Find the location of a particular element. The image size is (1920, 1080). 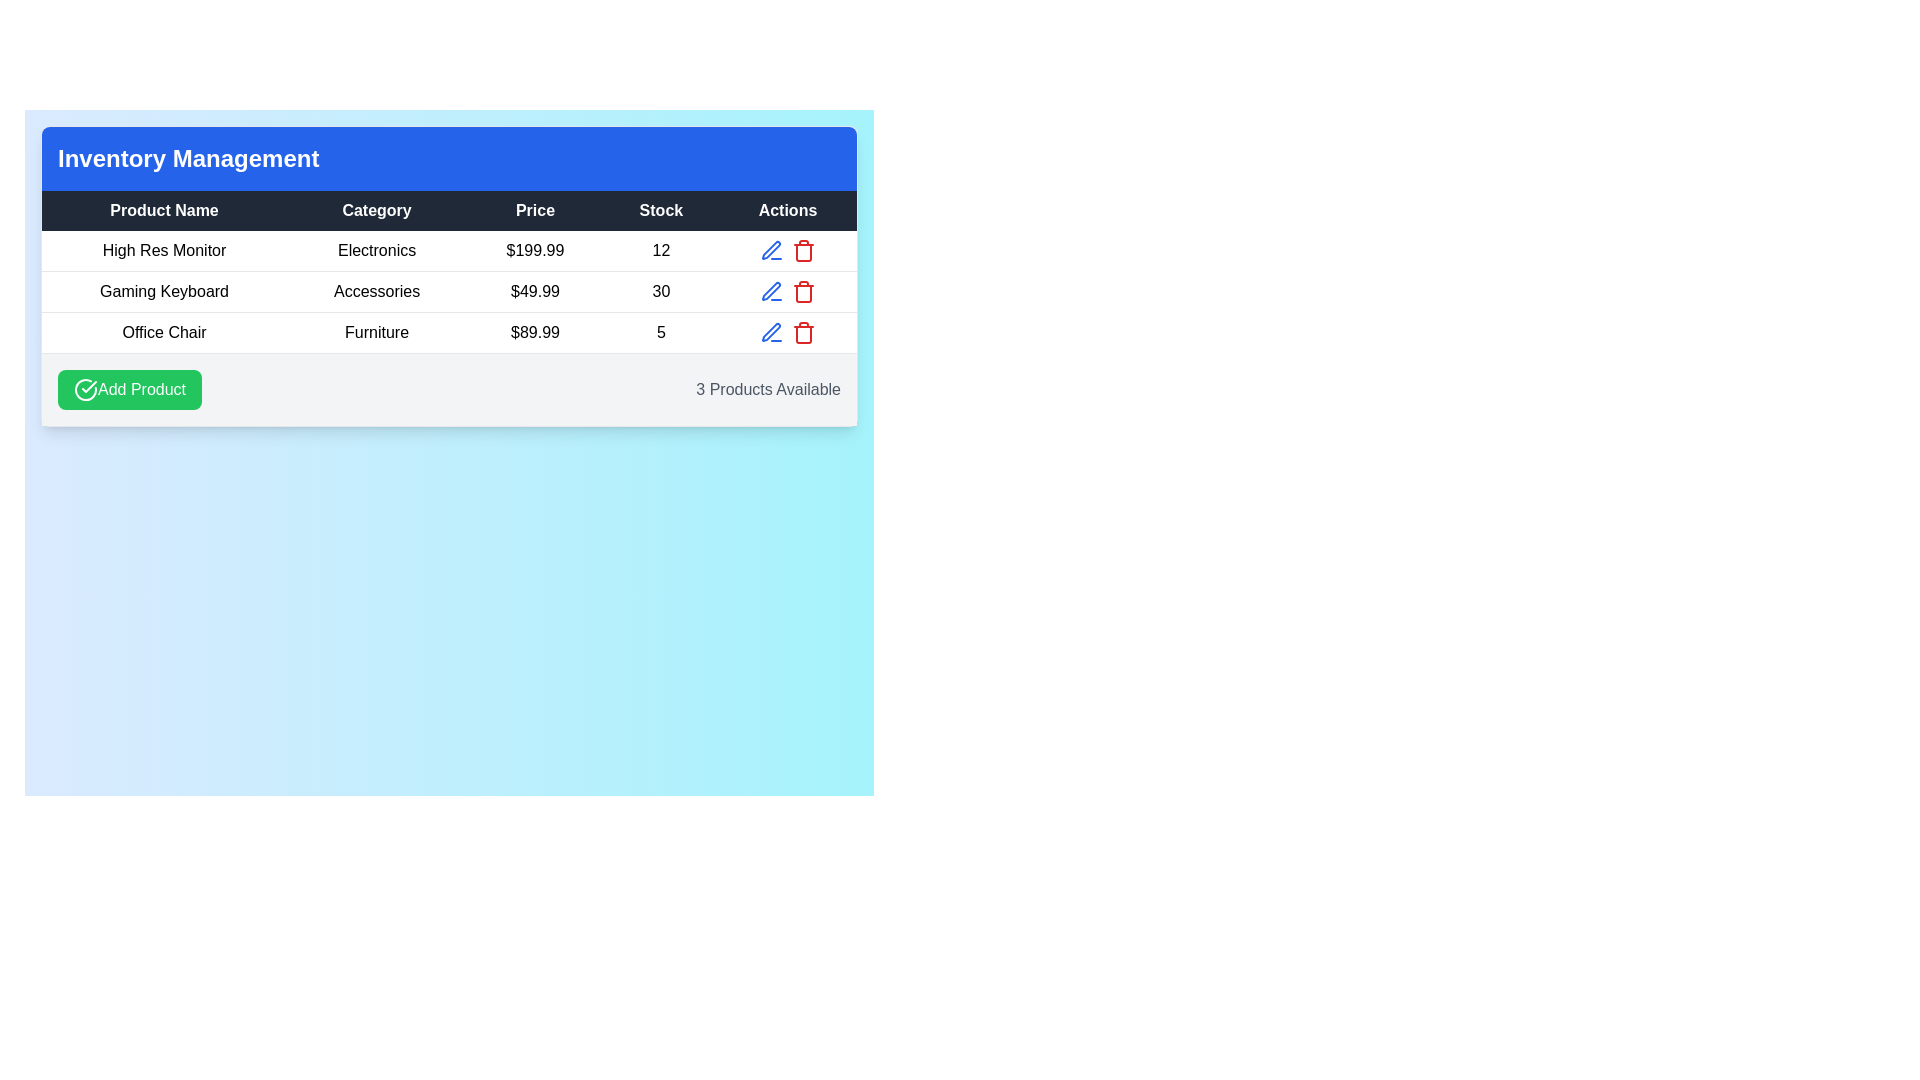

product information for the first row in the product table, which contains details about the 'High Res Monitor' is located at coordinates (448, 250).